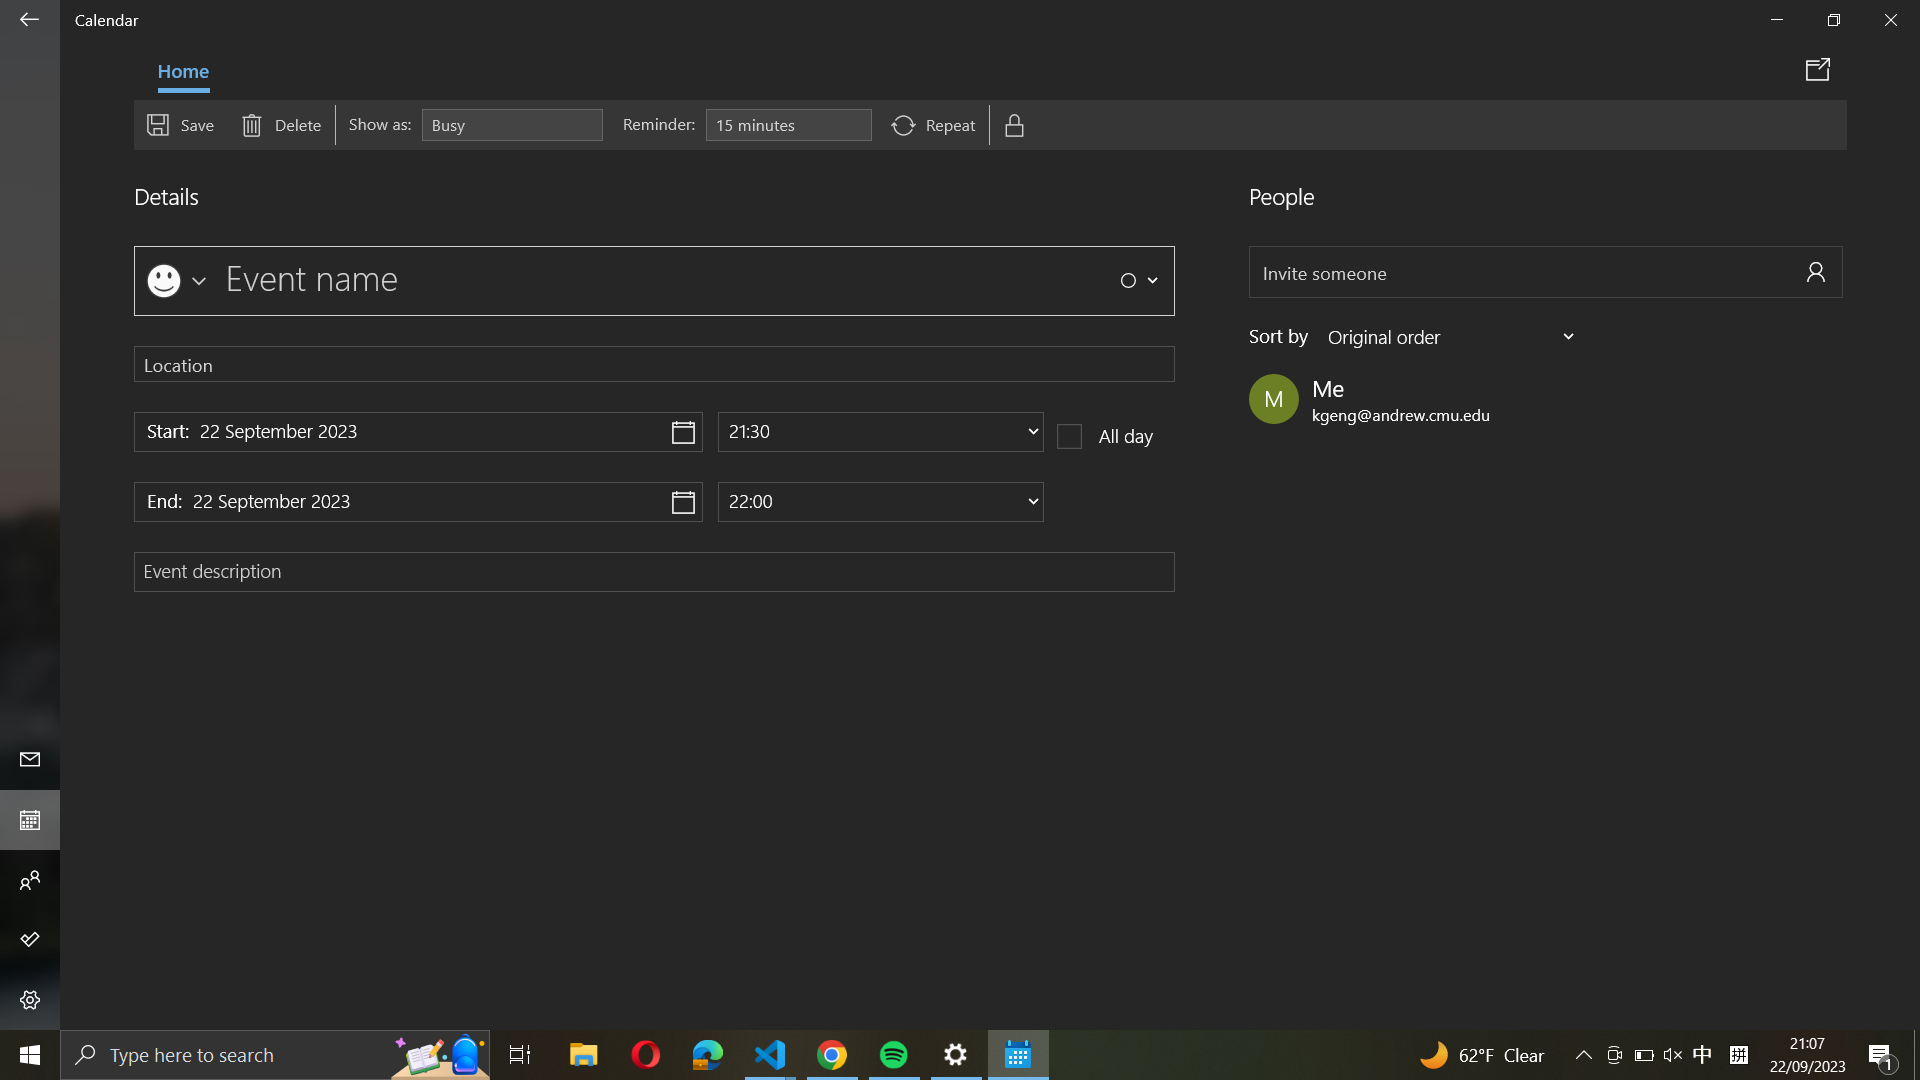 This screenshot has height=1080, width=1920. I want to click on Delete event using the delete button, so click(280, 123).